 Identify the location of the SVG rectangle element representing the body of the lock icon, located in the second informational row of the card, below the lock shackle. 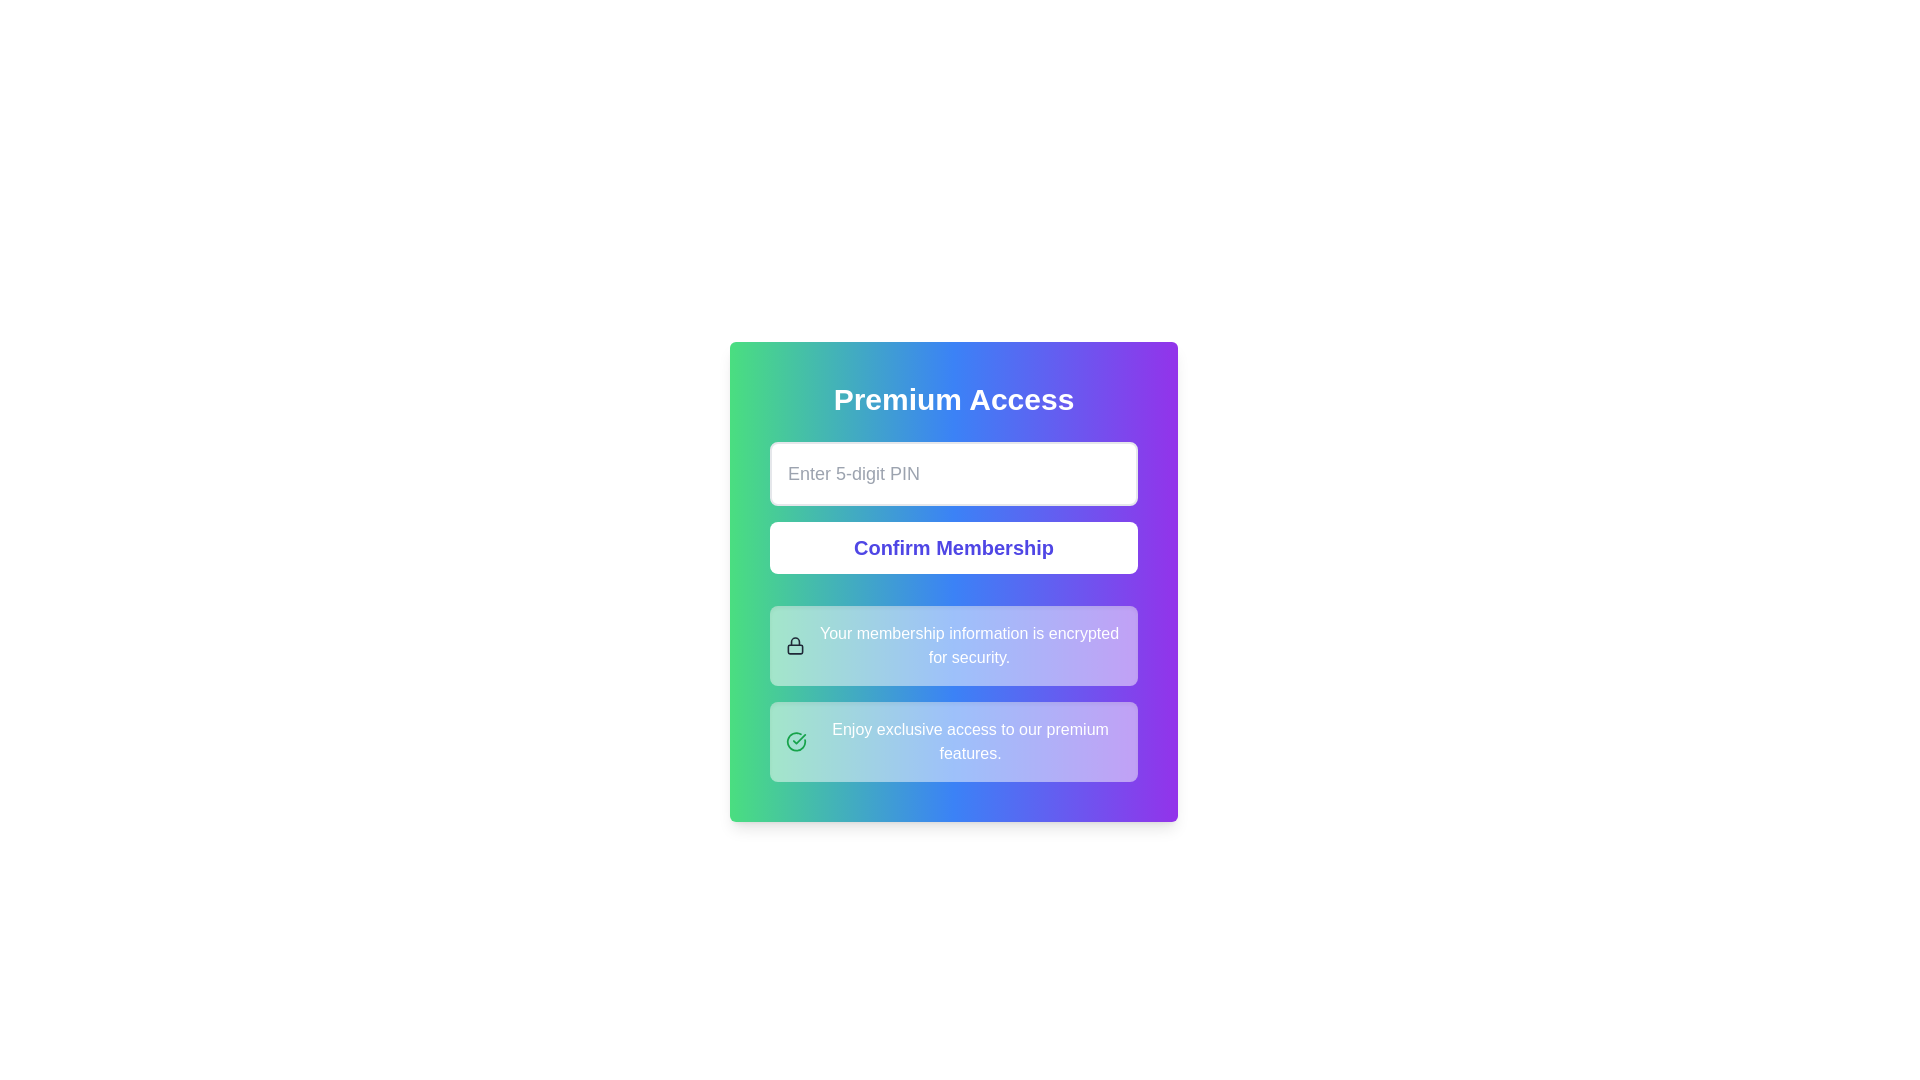
(794, 649).